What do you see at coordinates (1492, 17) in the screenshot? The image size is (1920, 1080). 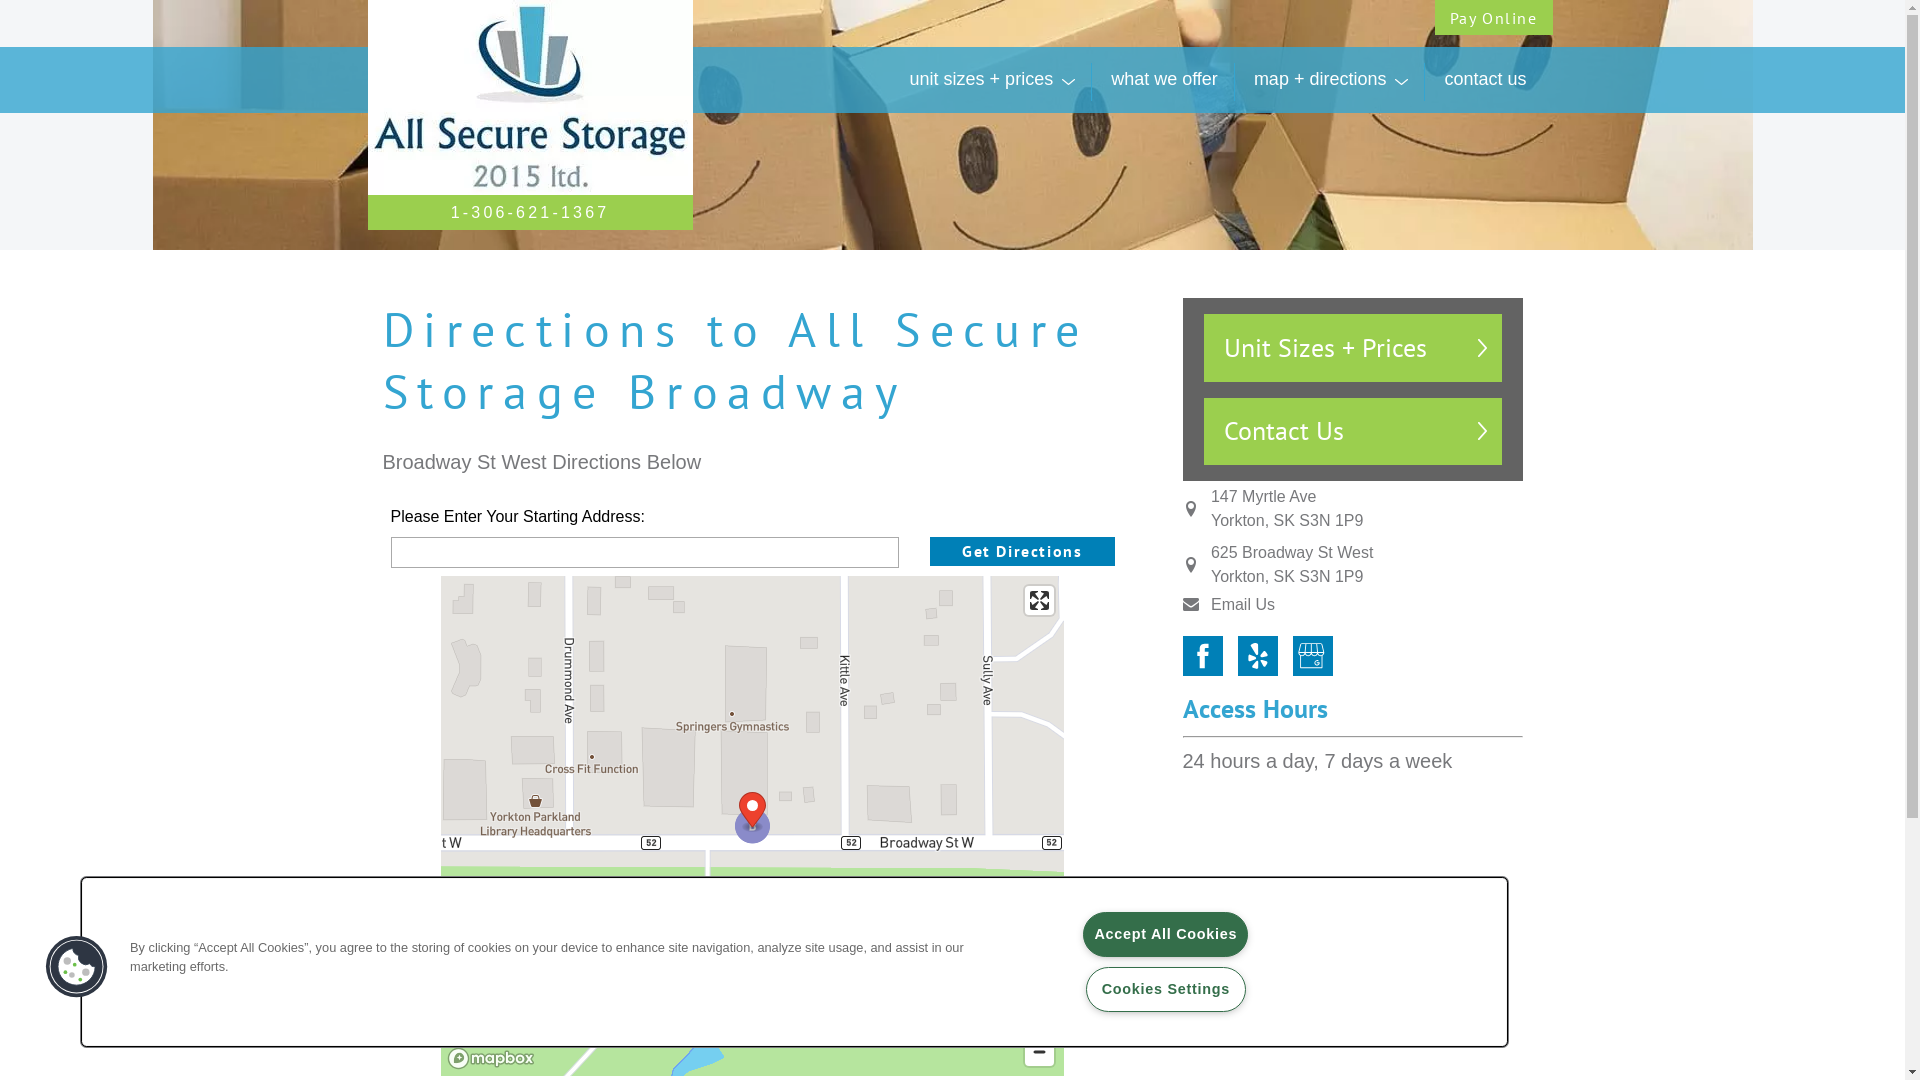 I see `'Pay Online'` at bounding box center [1492, 17].